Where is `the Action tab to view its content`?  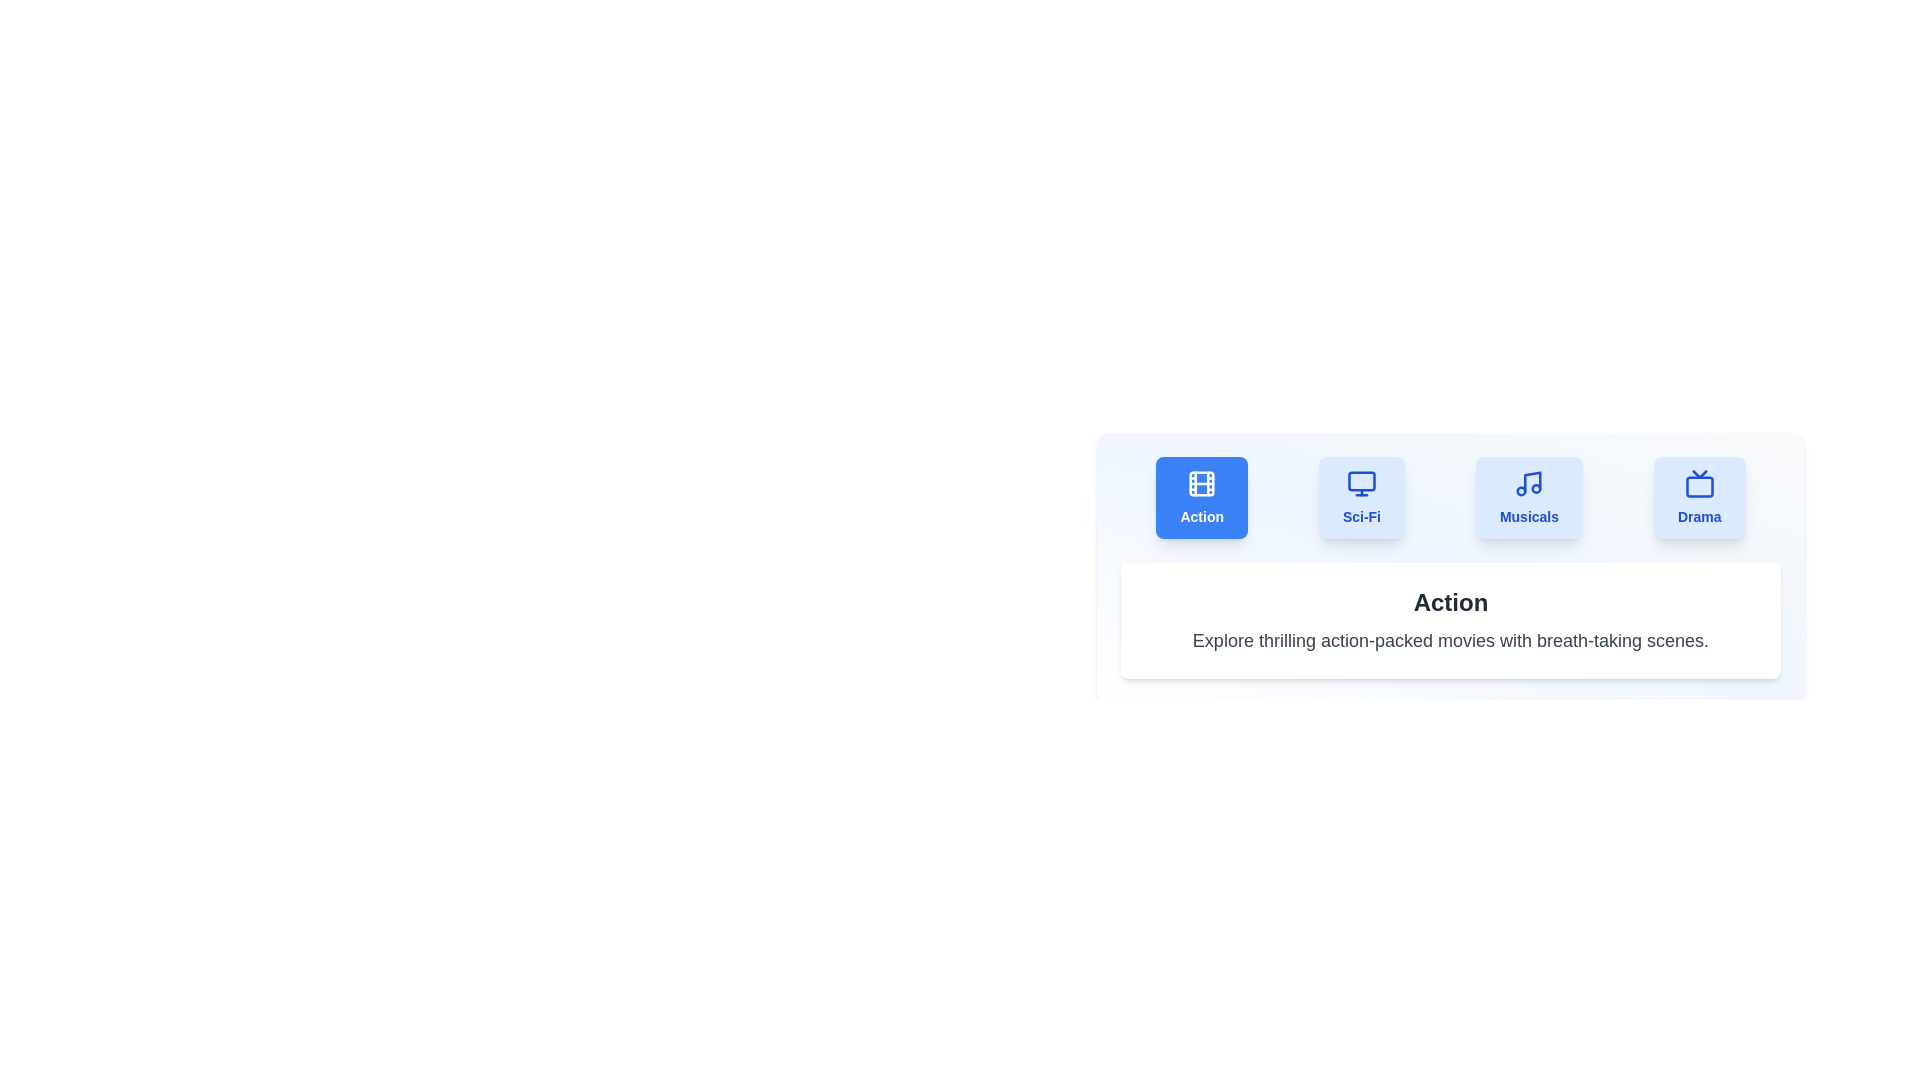 the Action tab to view its content is located at coordinates (1200, 496).